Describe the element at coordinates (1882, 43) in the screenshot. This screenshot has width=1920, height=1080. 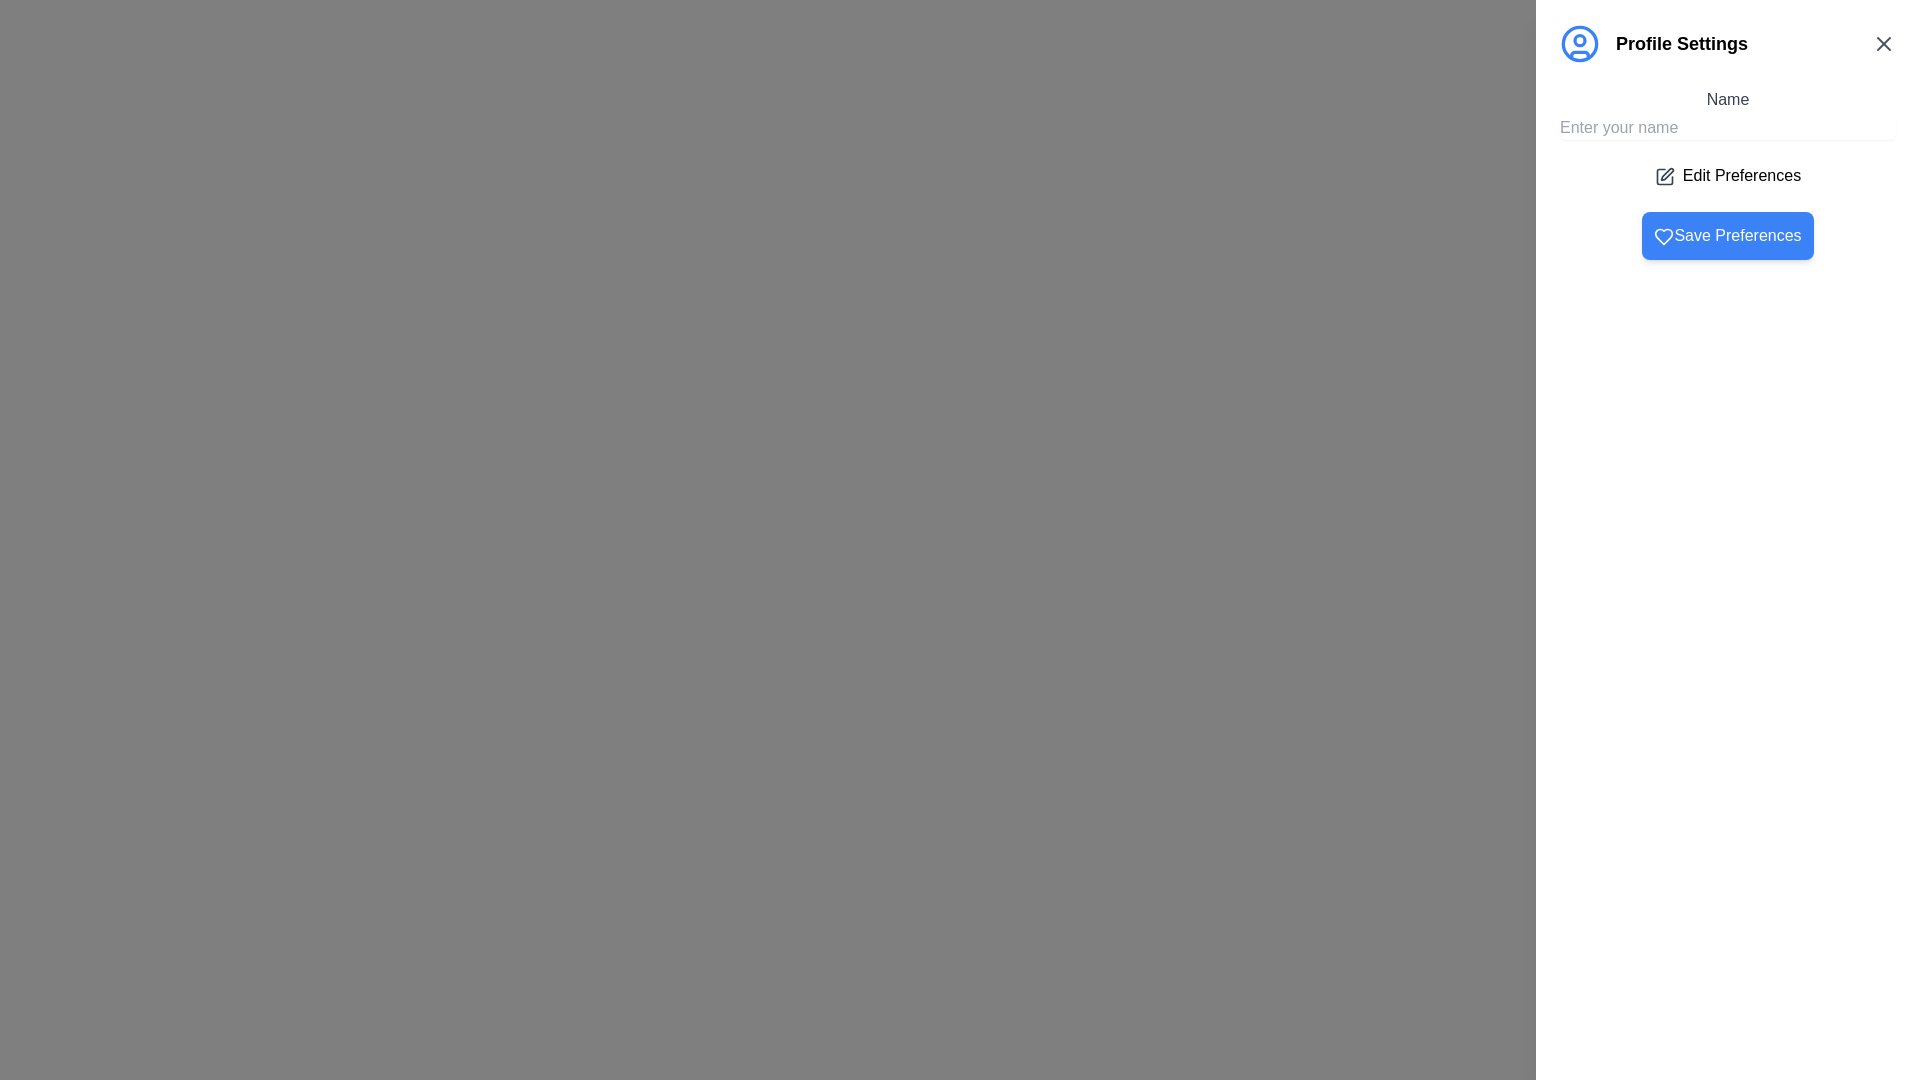
I see `the 'Close' button represented as an 'X' icon in the top-right corner of the 'Profile Settings' header` at that location.